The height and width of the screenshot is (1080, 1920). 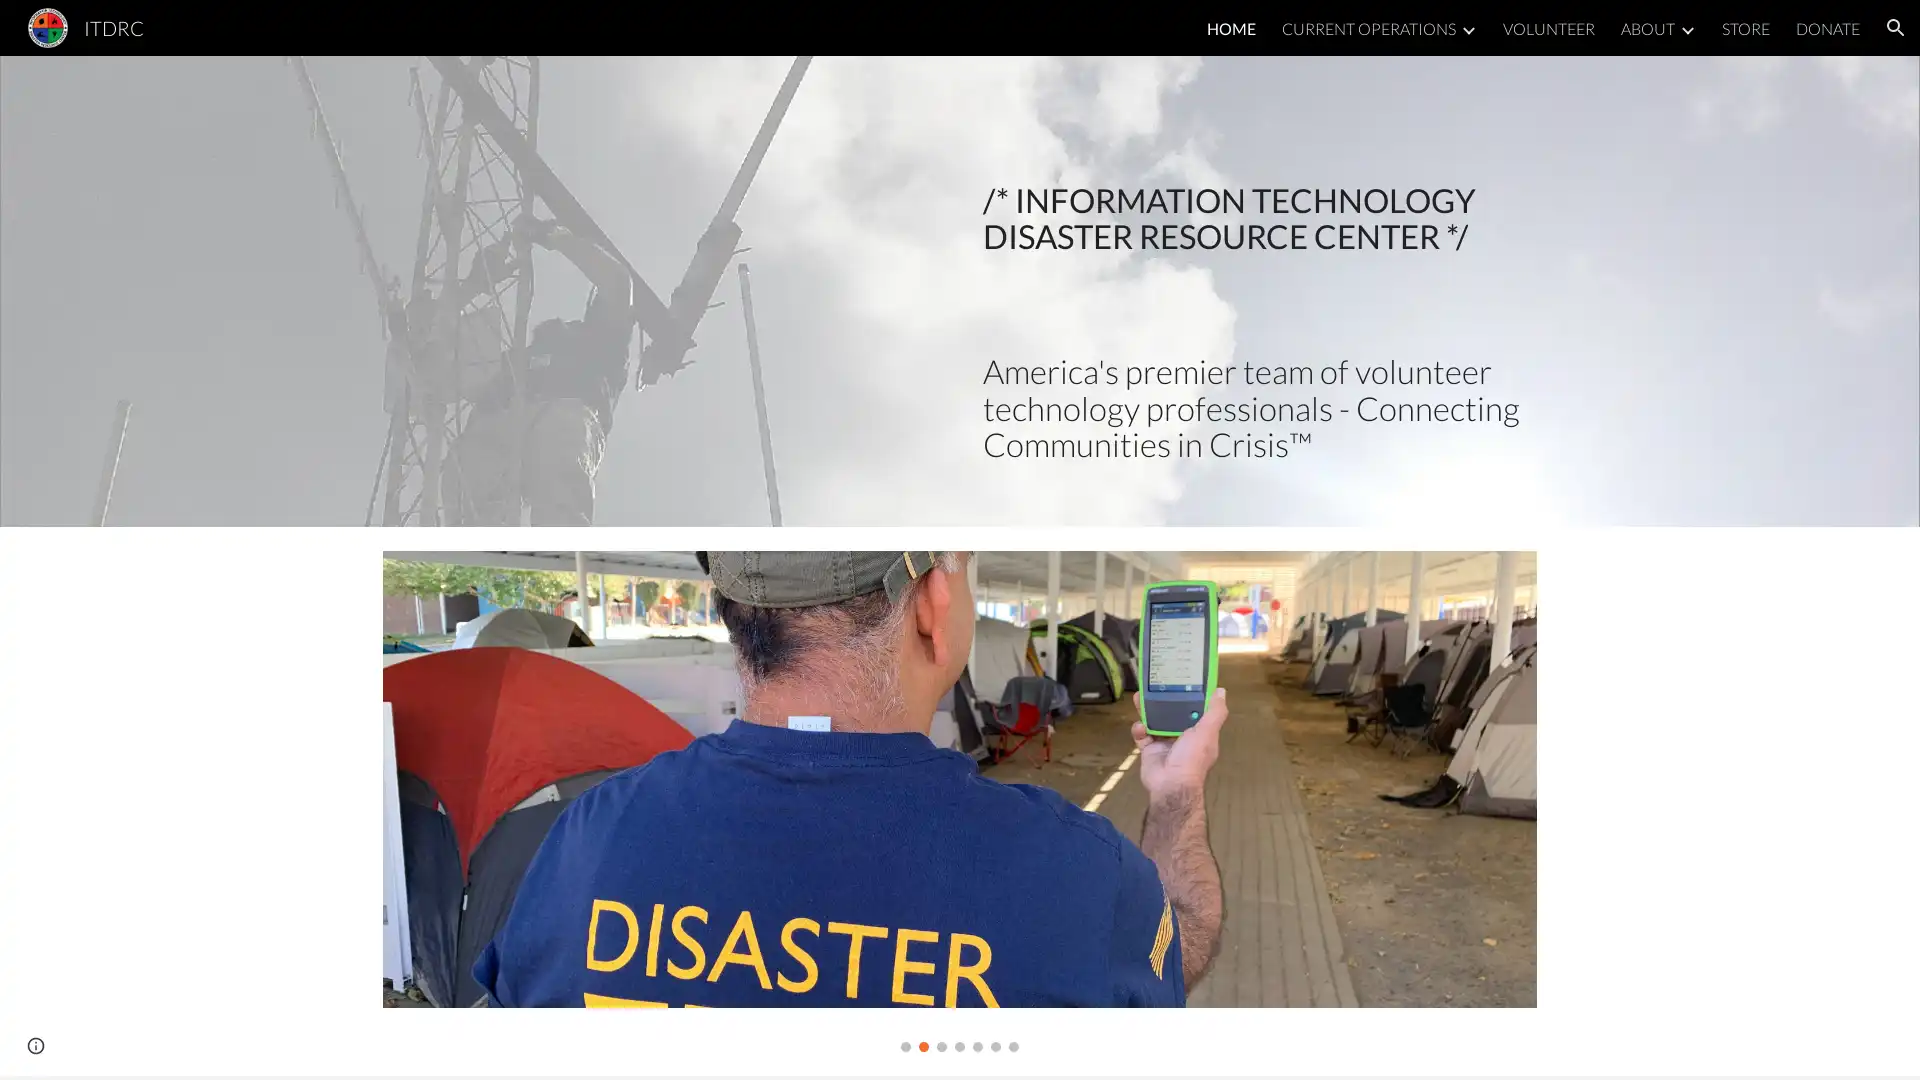 What do you see at coordinates (1139, 37) in the screenshot?
I see `Skip to navigation` at bounding box center [1139, 37].